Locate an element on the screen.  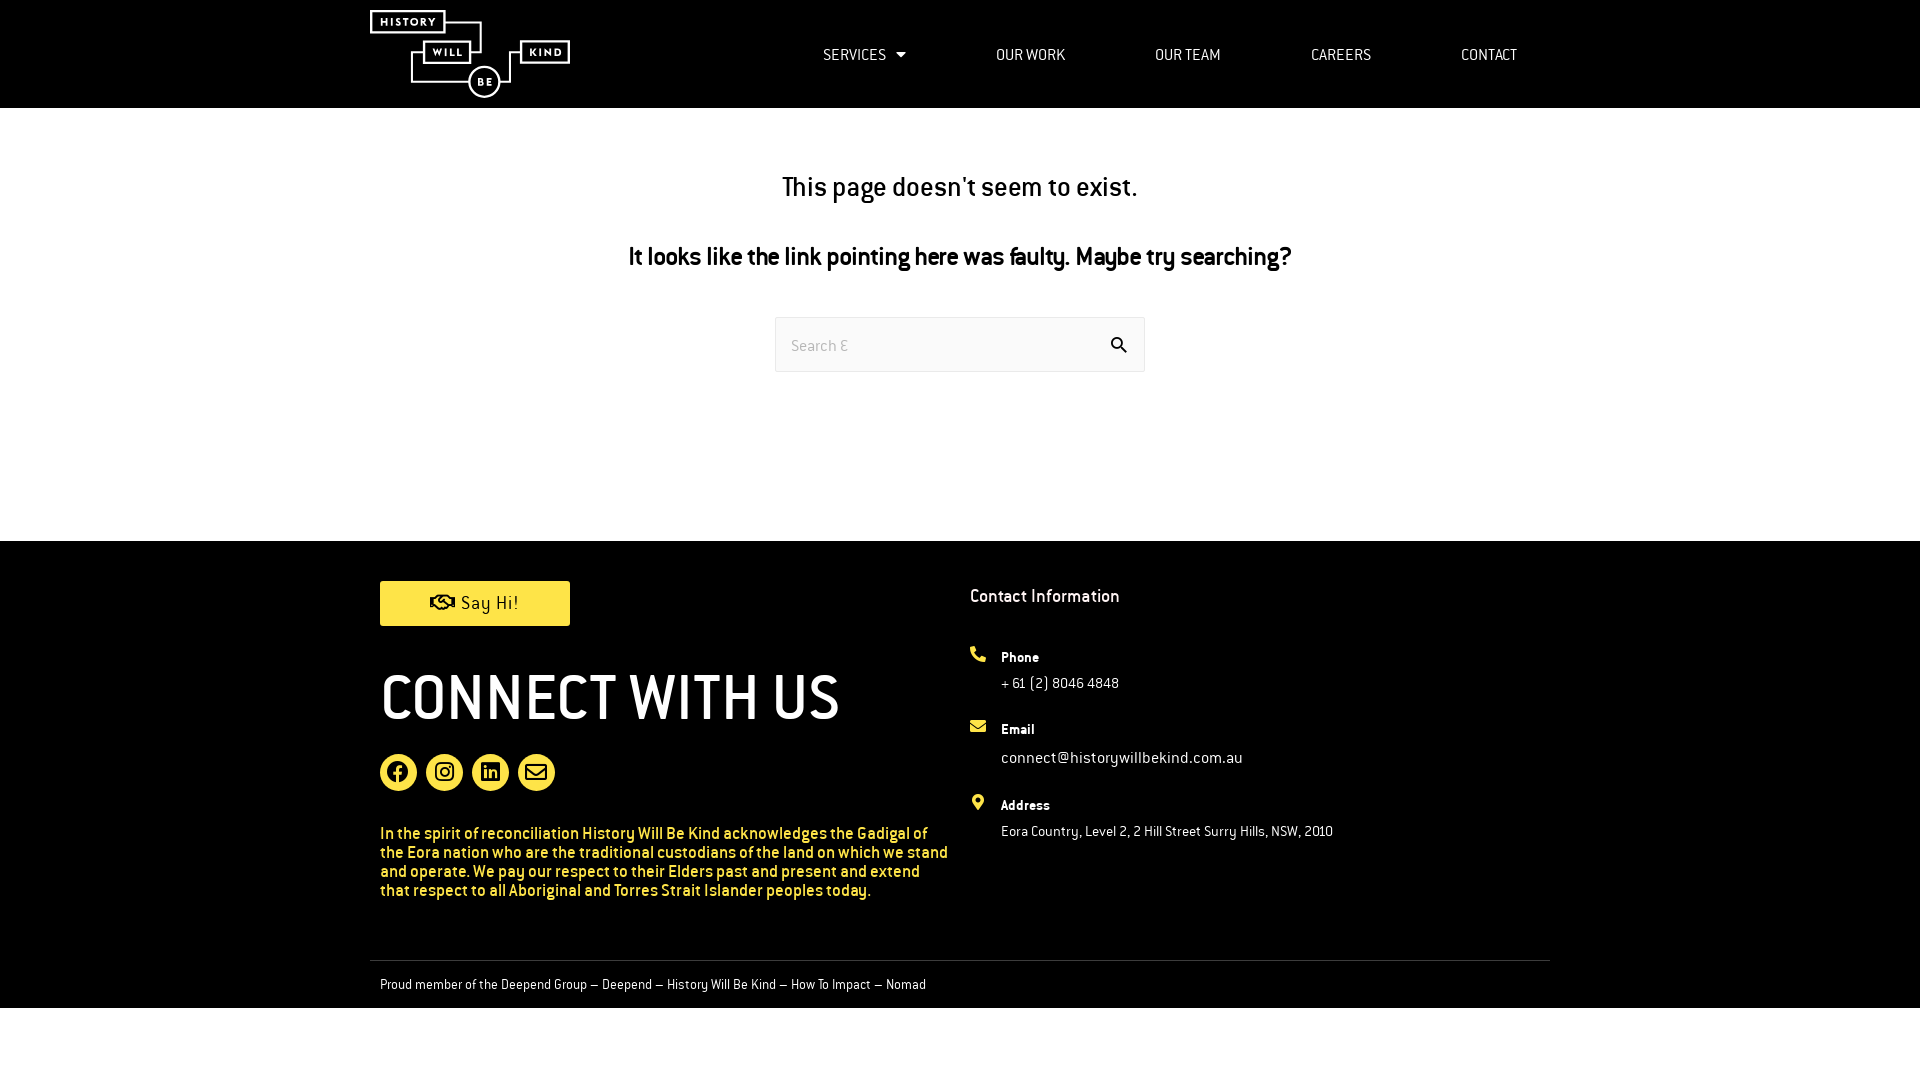
'OUR TEAM' is located at coordinates (1187, 53).